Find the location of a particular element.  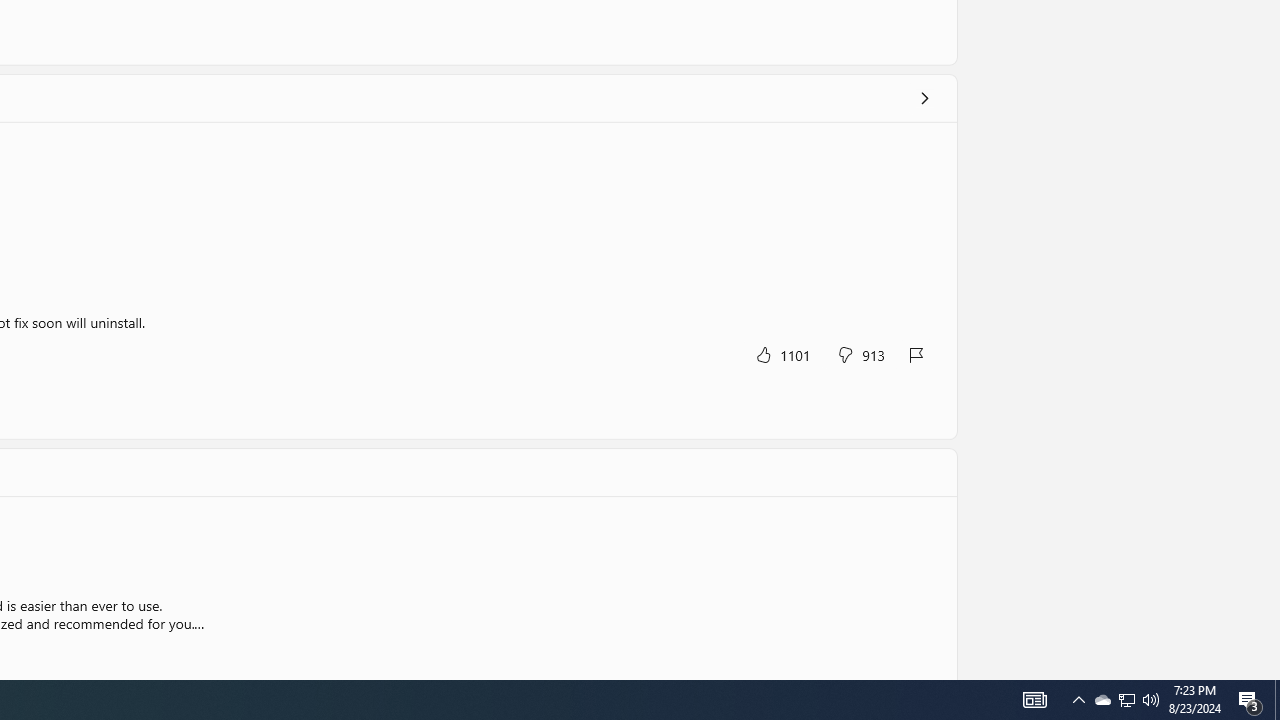

'Yes, this was helpful. 1101 votes.' is located at coordinates (781, 353).